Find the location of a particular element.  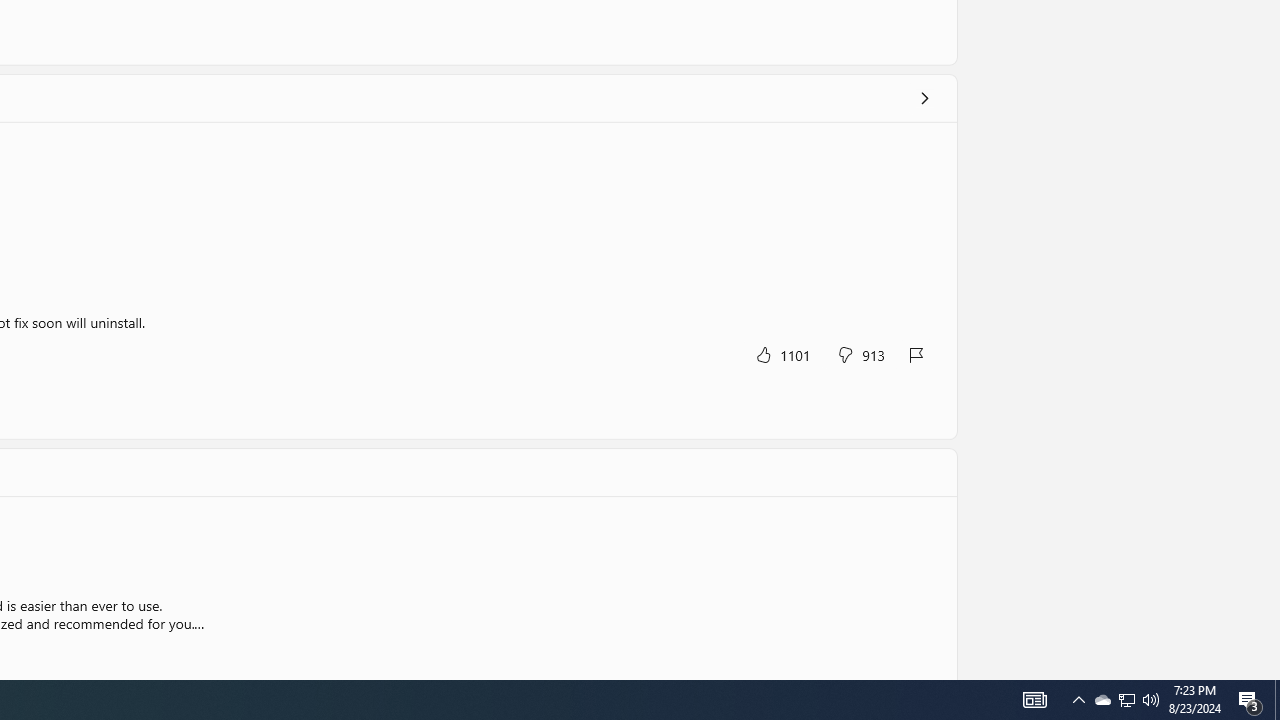

'Yes, this was helpful. 1101 votes.' is located at coordinates (781, 353).